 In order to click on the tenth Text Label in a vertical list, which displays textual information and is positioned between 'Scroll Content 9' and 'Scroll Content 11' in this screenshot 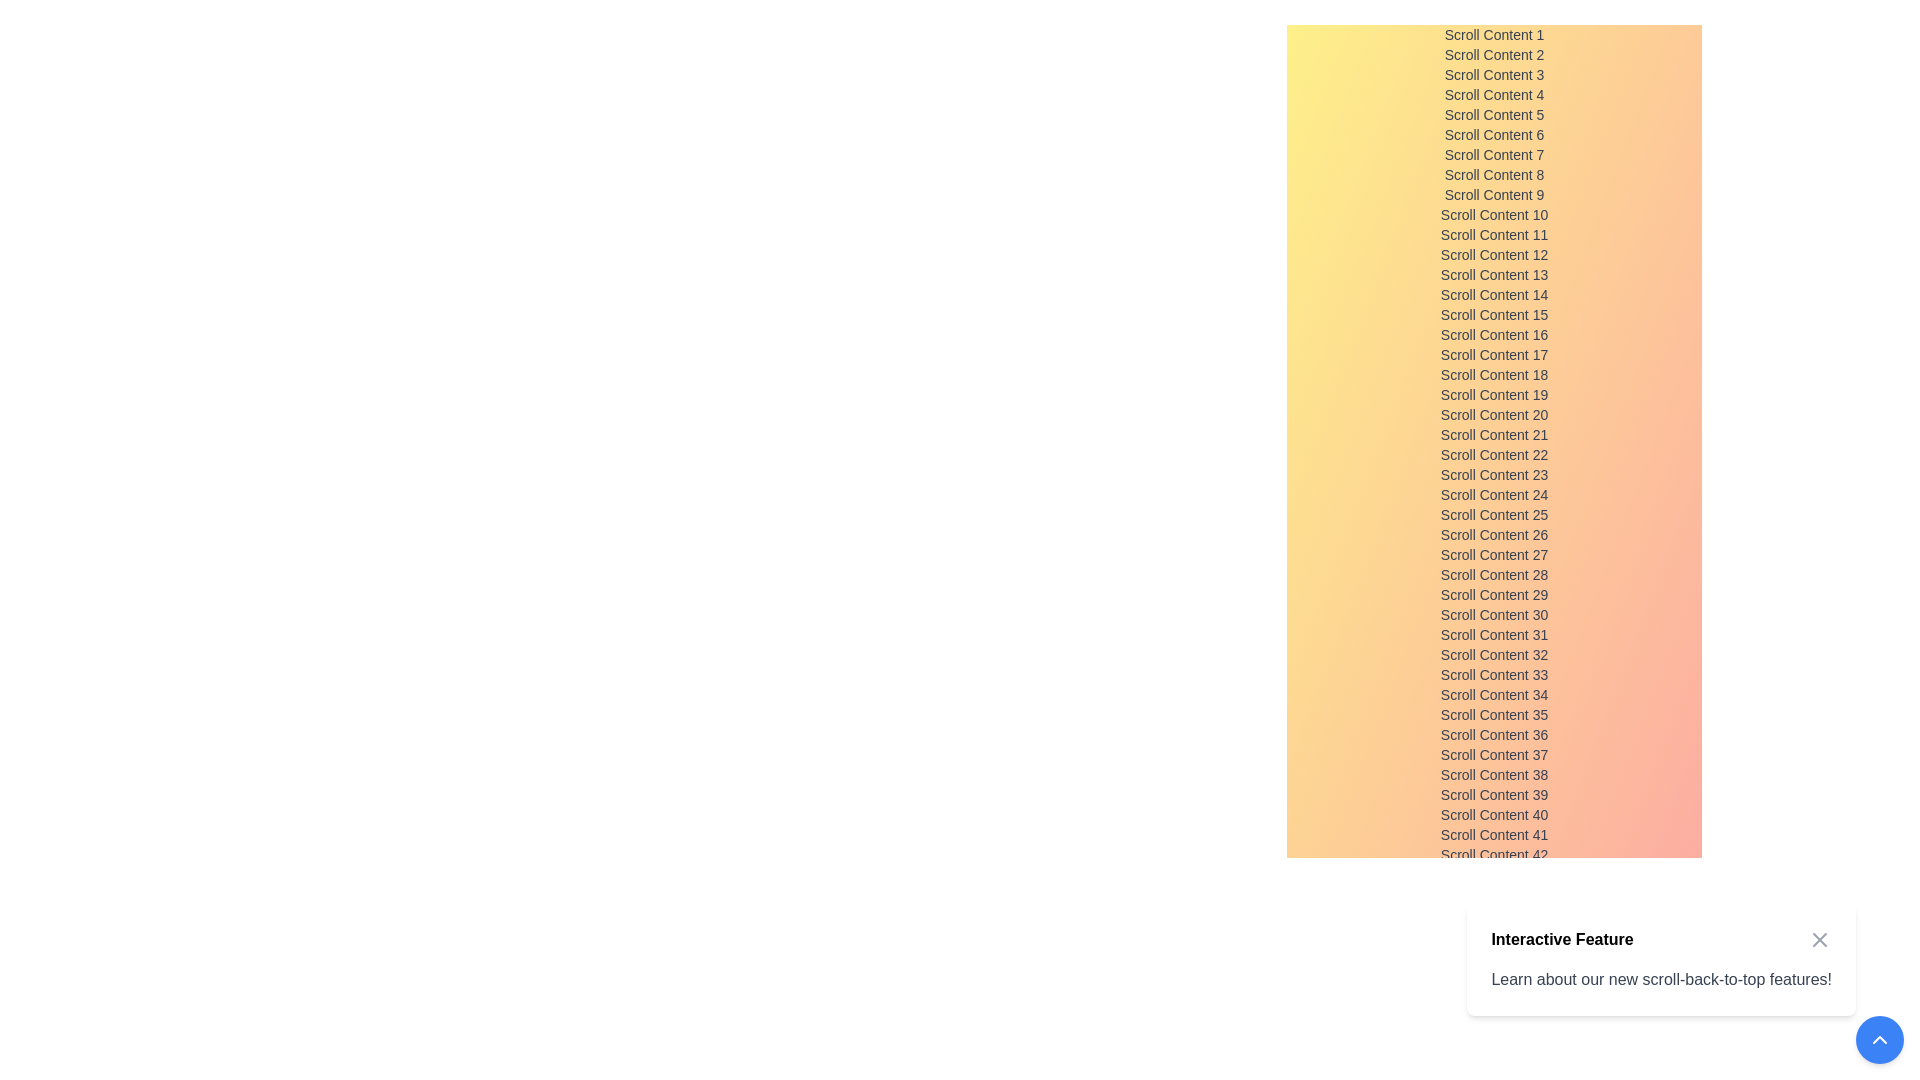, I will do `click(1494, 215)`.